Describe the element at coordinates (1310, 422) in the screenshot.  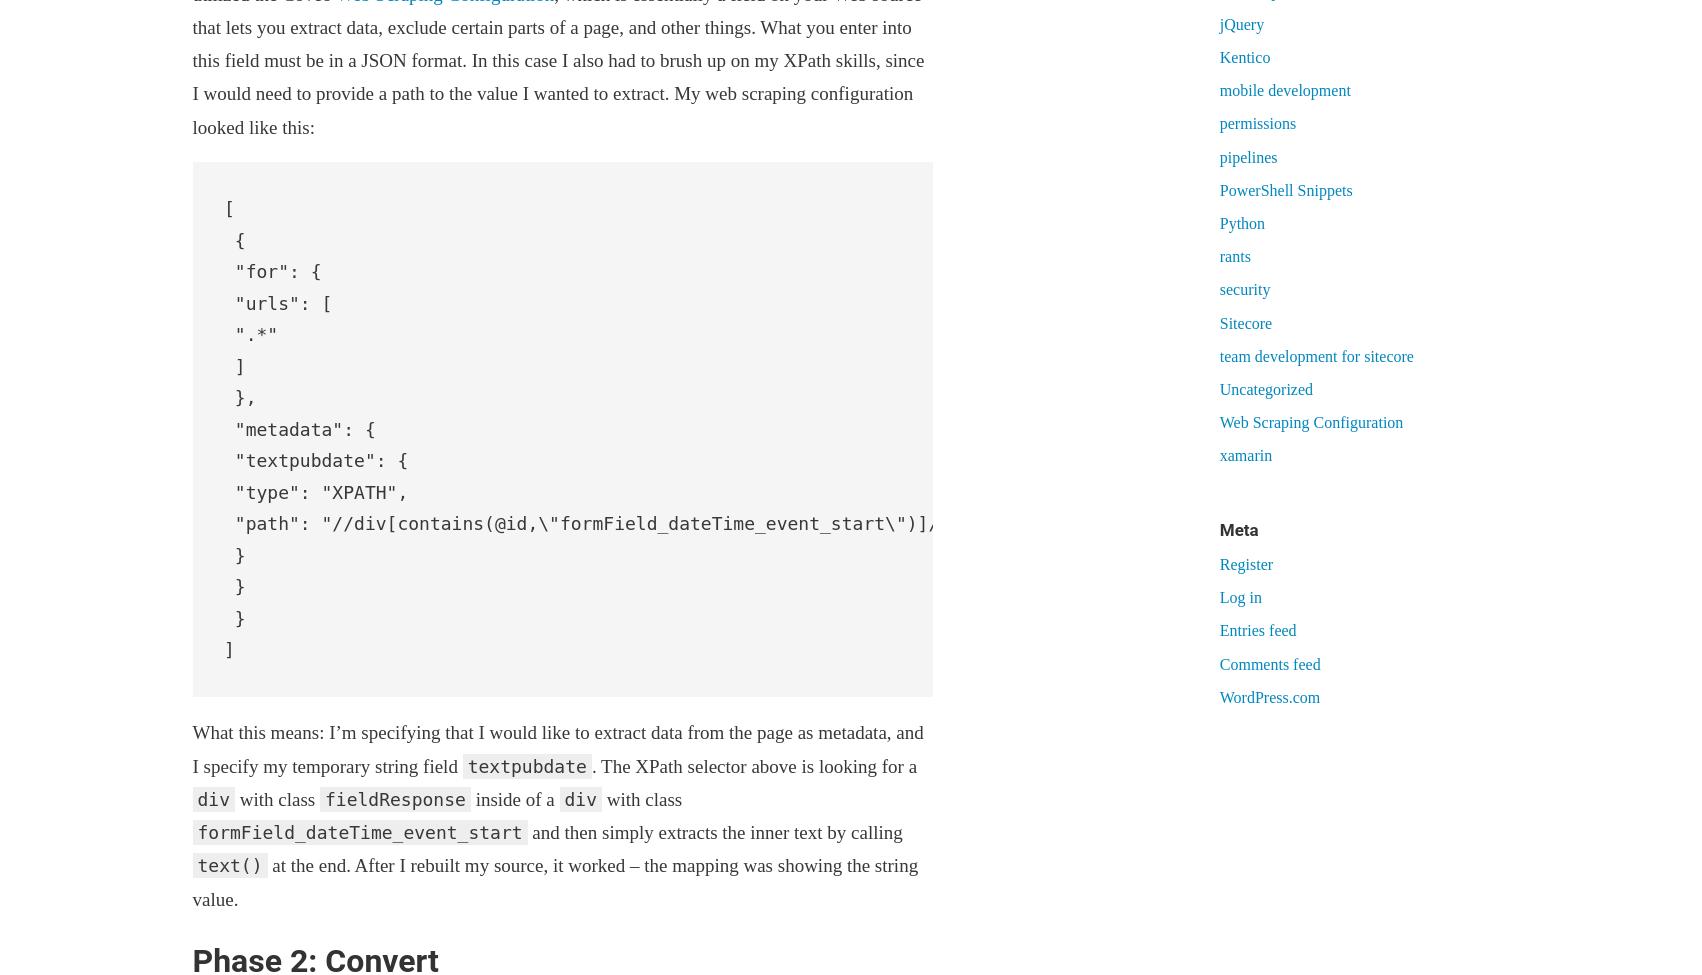
I see `'Web Scraping Configuration'` at that location.